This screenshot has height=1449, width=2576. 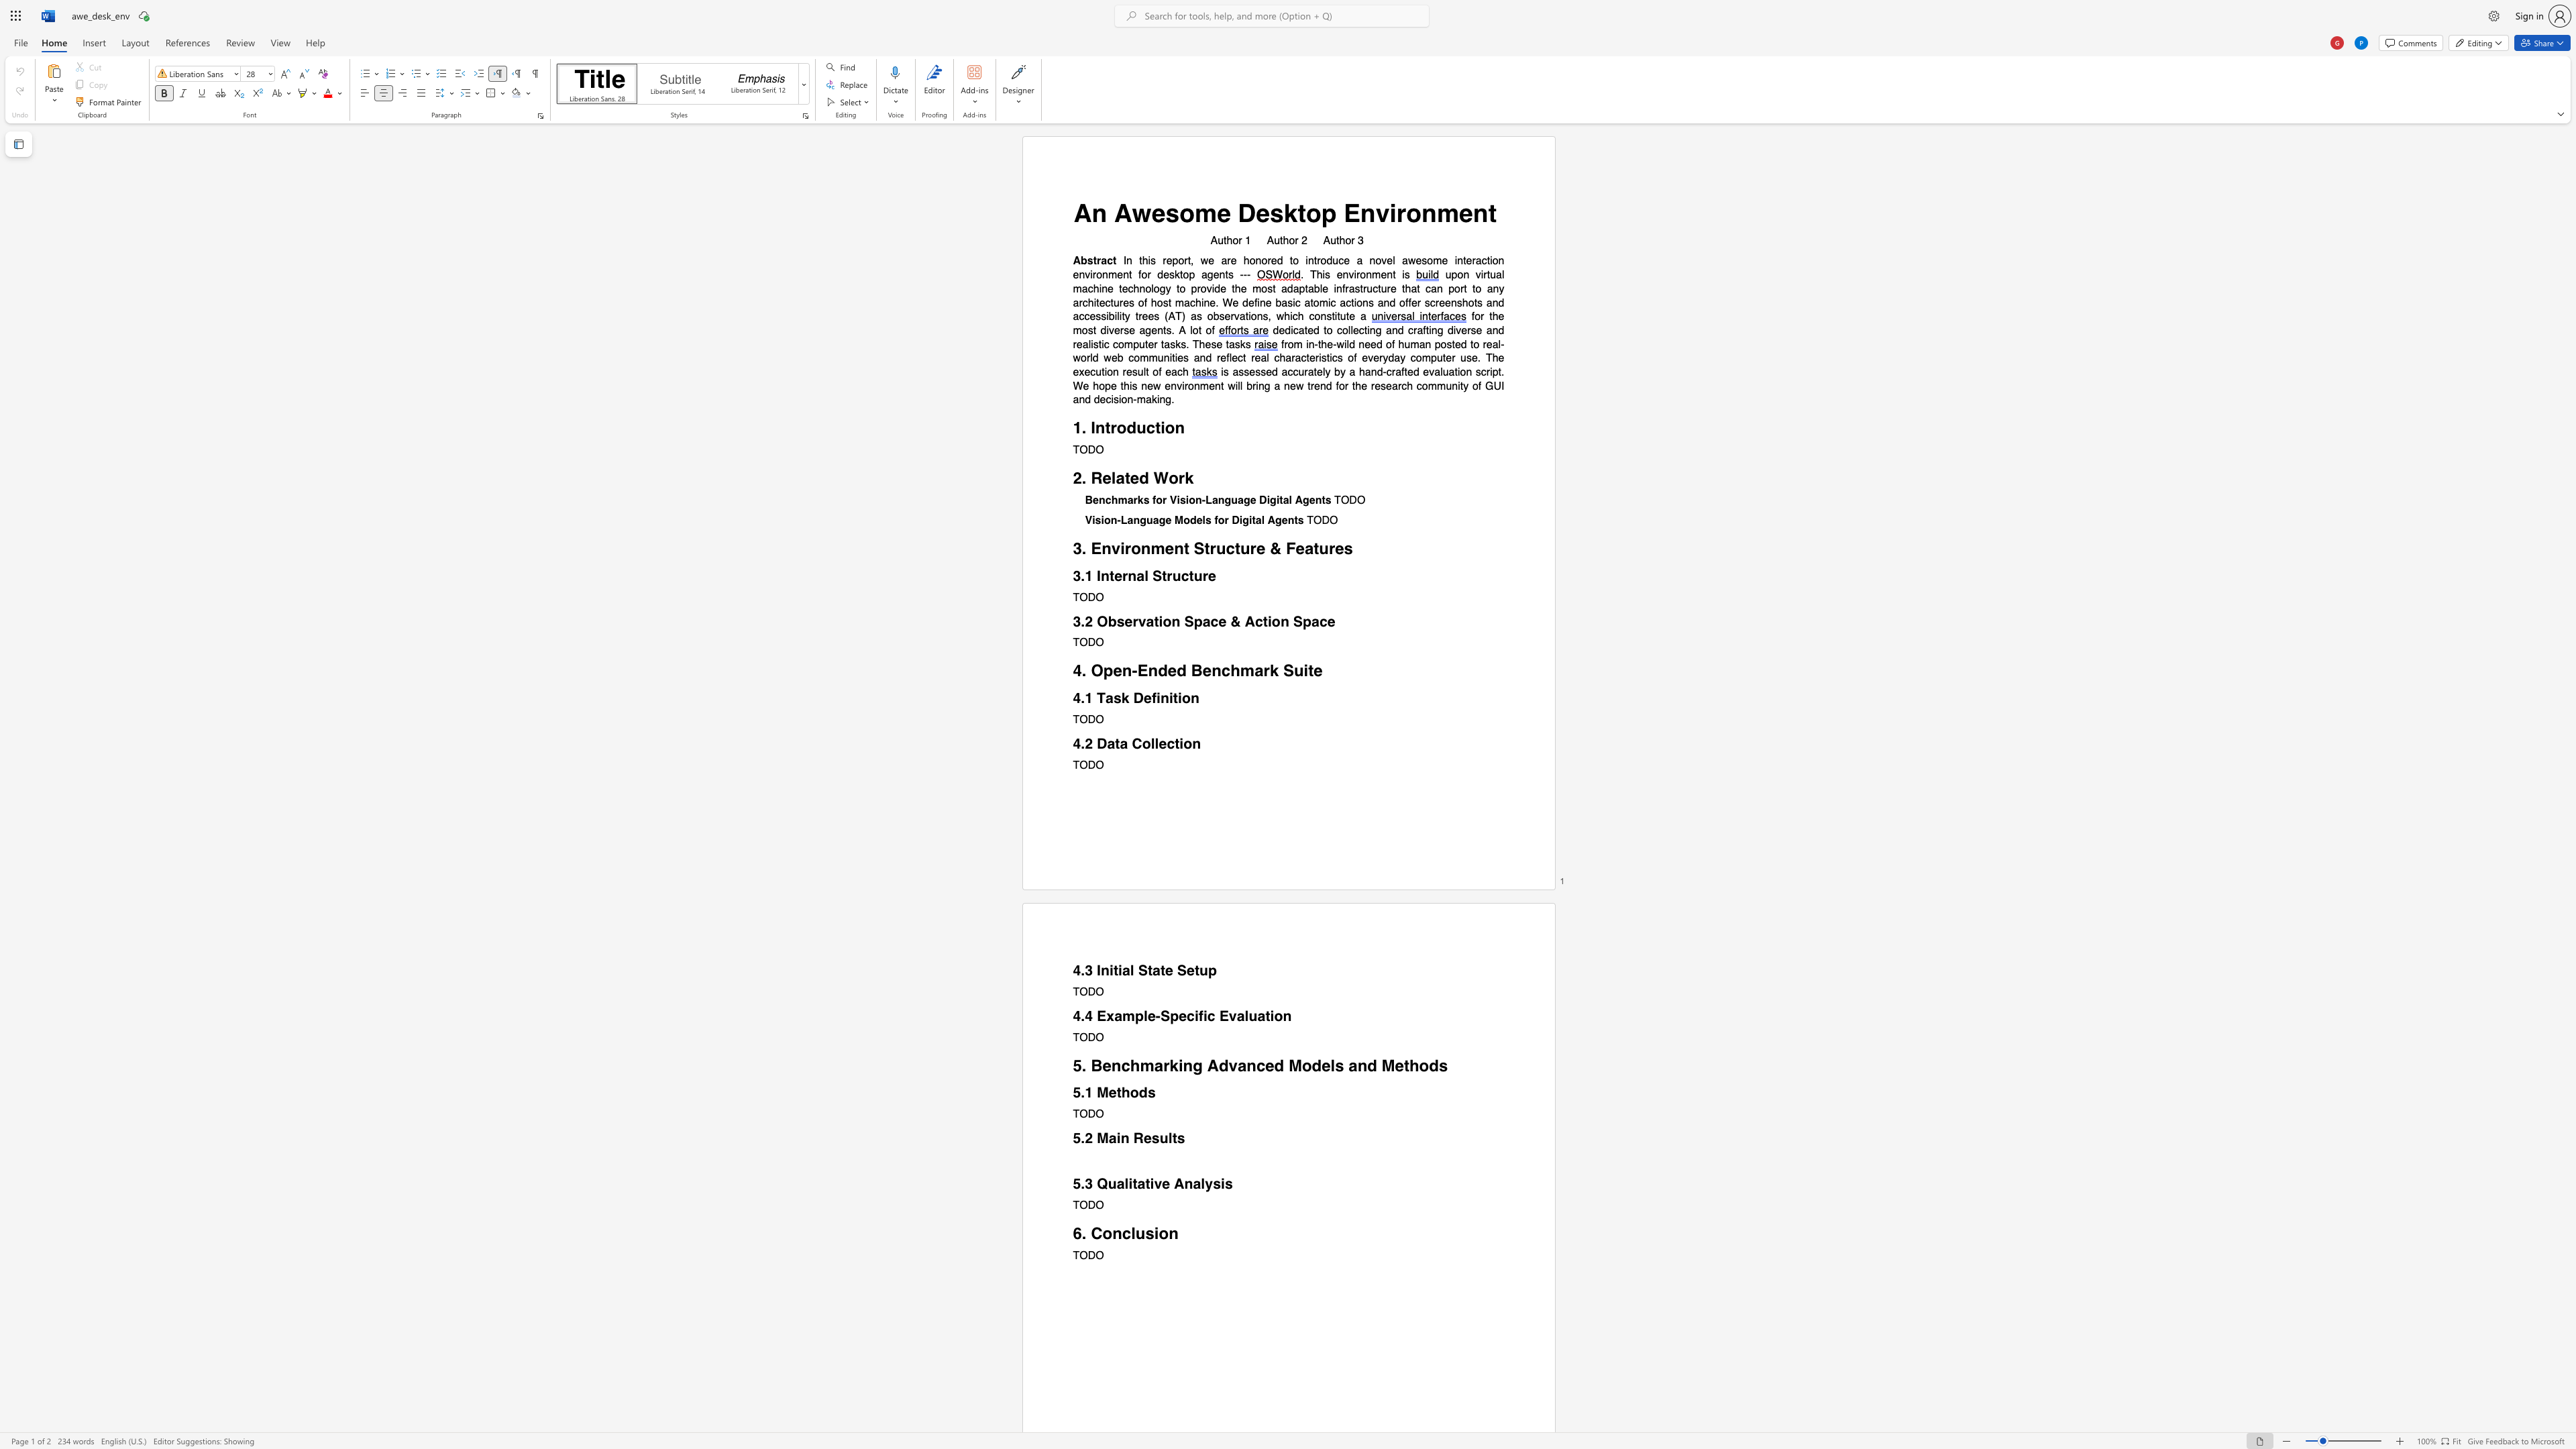 What do you see at coordinates (1201, 670) in the screenshot?
I see `the subset text "enchmark S" within the text "4. Open-Ended Benchmark Suite"` at bounding box center [1201, 670].